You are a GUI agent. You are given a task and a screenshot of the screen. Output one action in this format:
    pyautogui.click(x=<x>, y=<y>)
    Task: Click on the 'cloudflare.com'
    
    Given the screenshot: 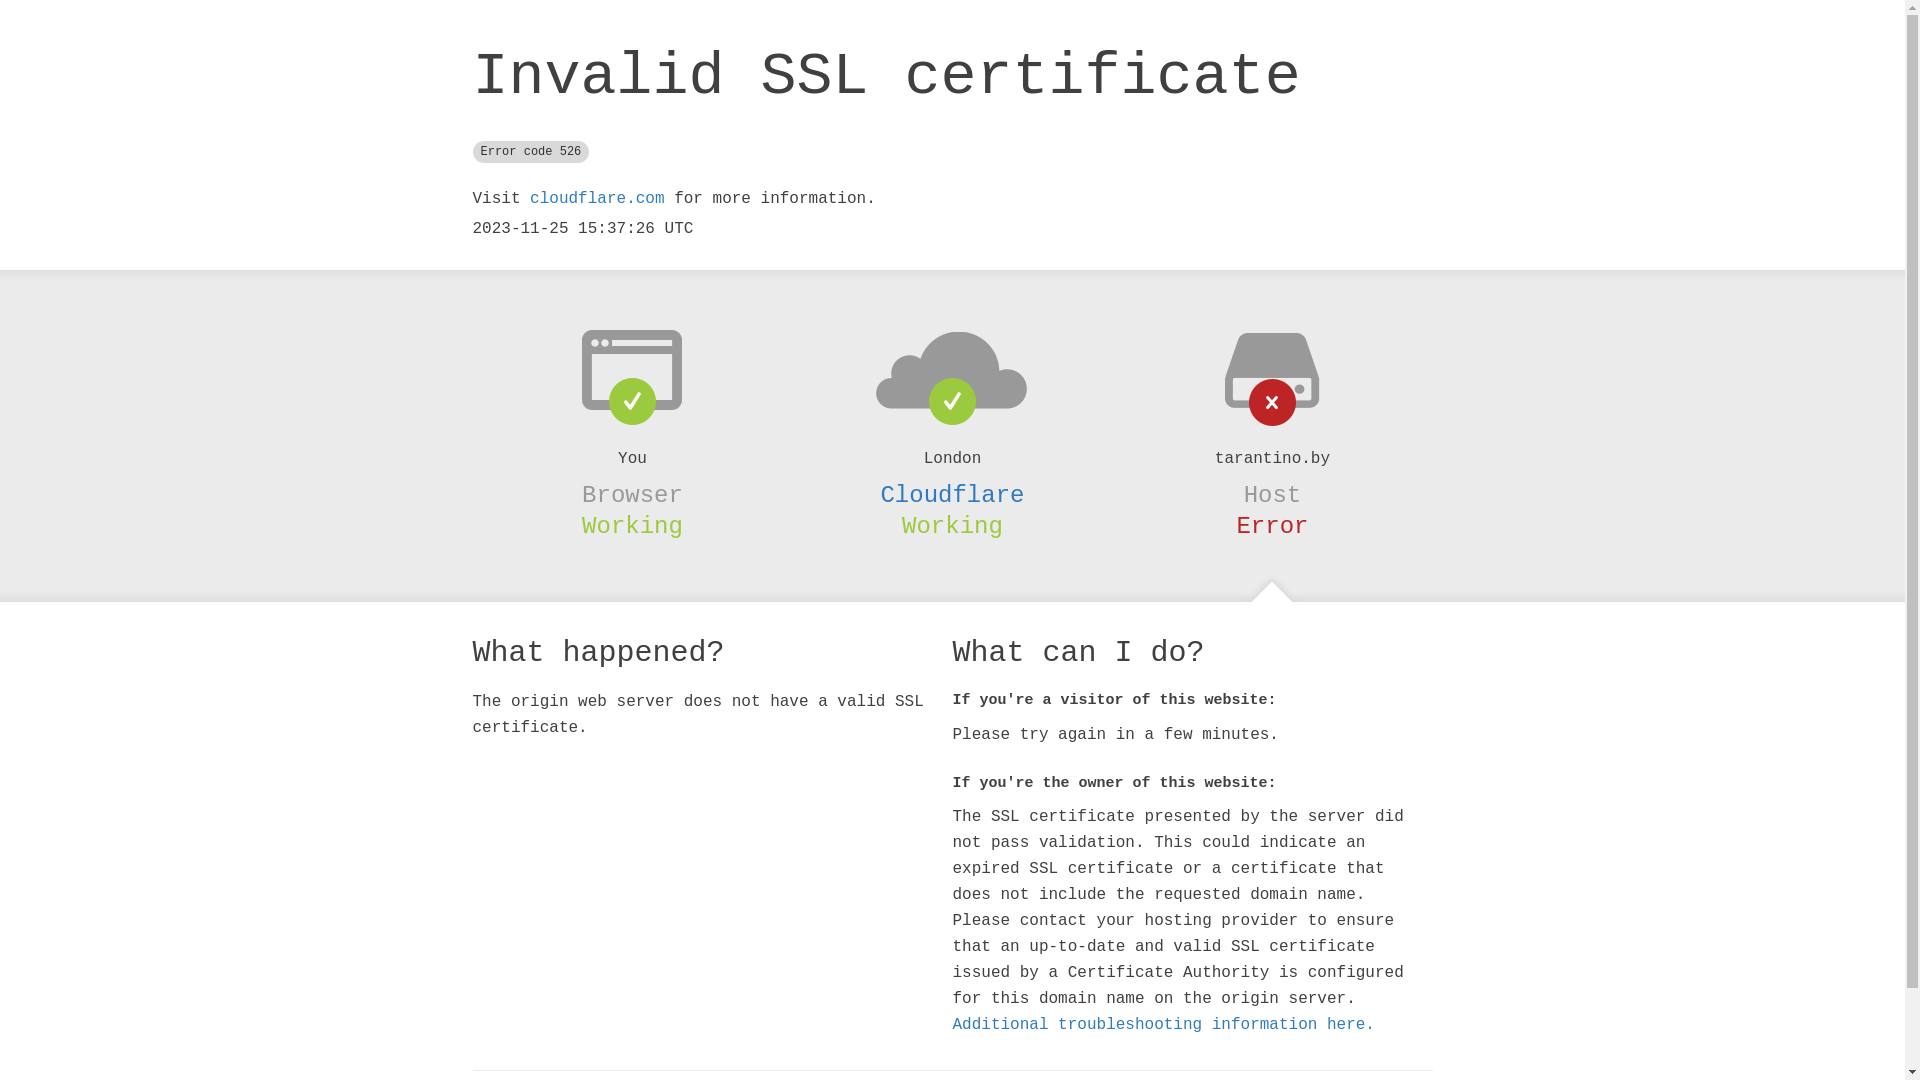 What is the action you would take?
    pyautogui.click(x=595, y=199)
    